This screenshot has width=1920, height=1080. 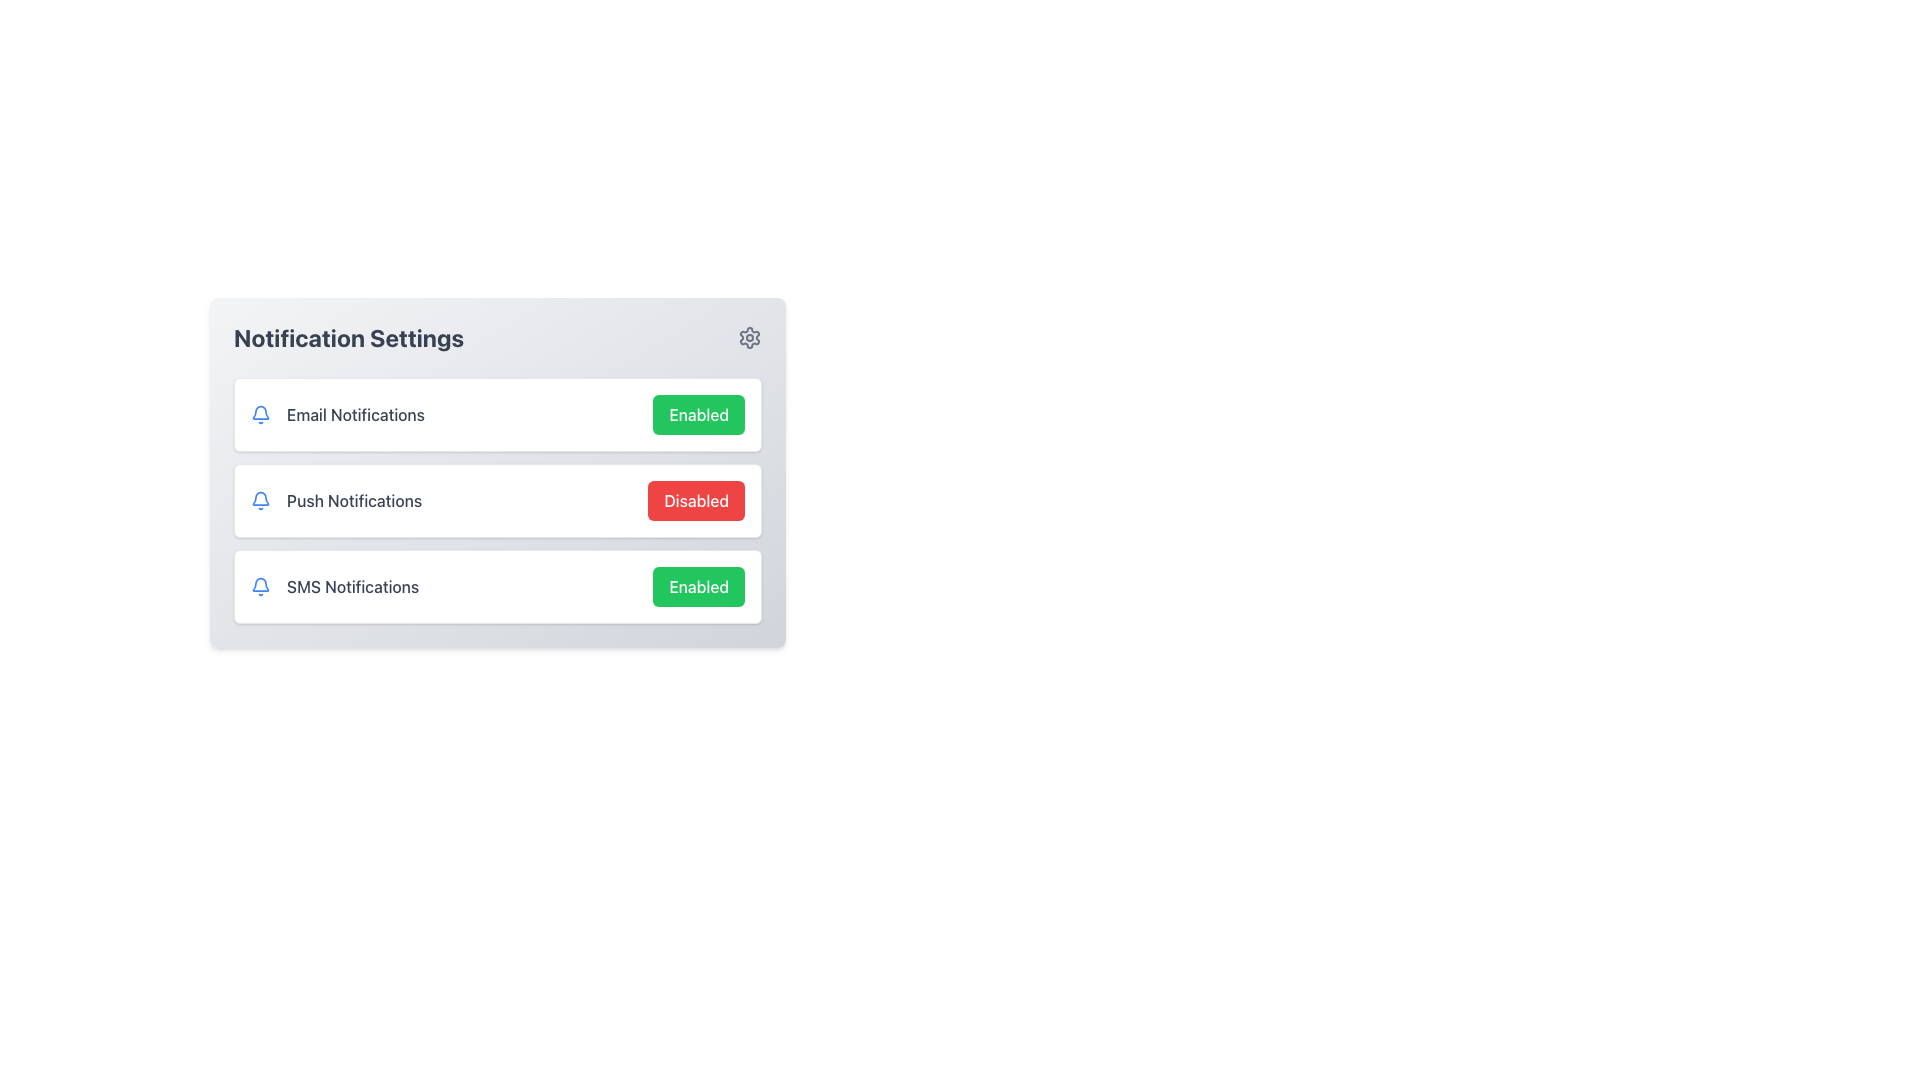 What do you see at coordinates (353, 585) in the screenshot?
I see `the text label reading 'SMS Notifications', which is styled in gray and positioned in the notification settings panel, located to the right of the bell icon` at bounding box center [353, 585].